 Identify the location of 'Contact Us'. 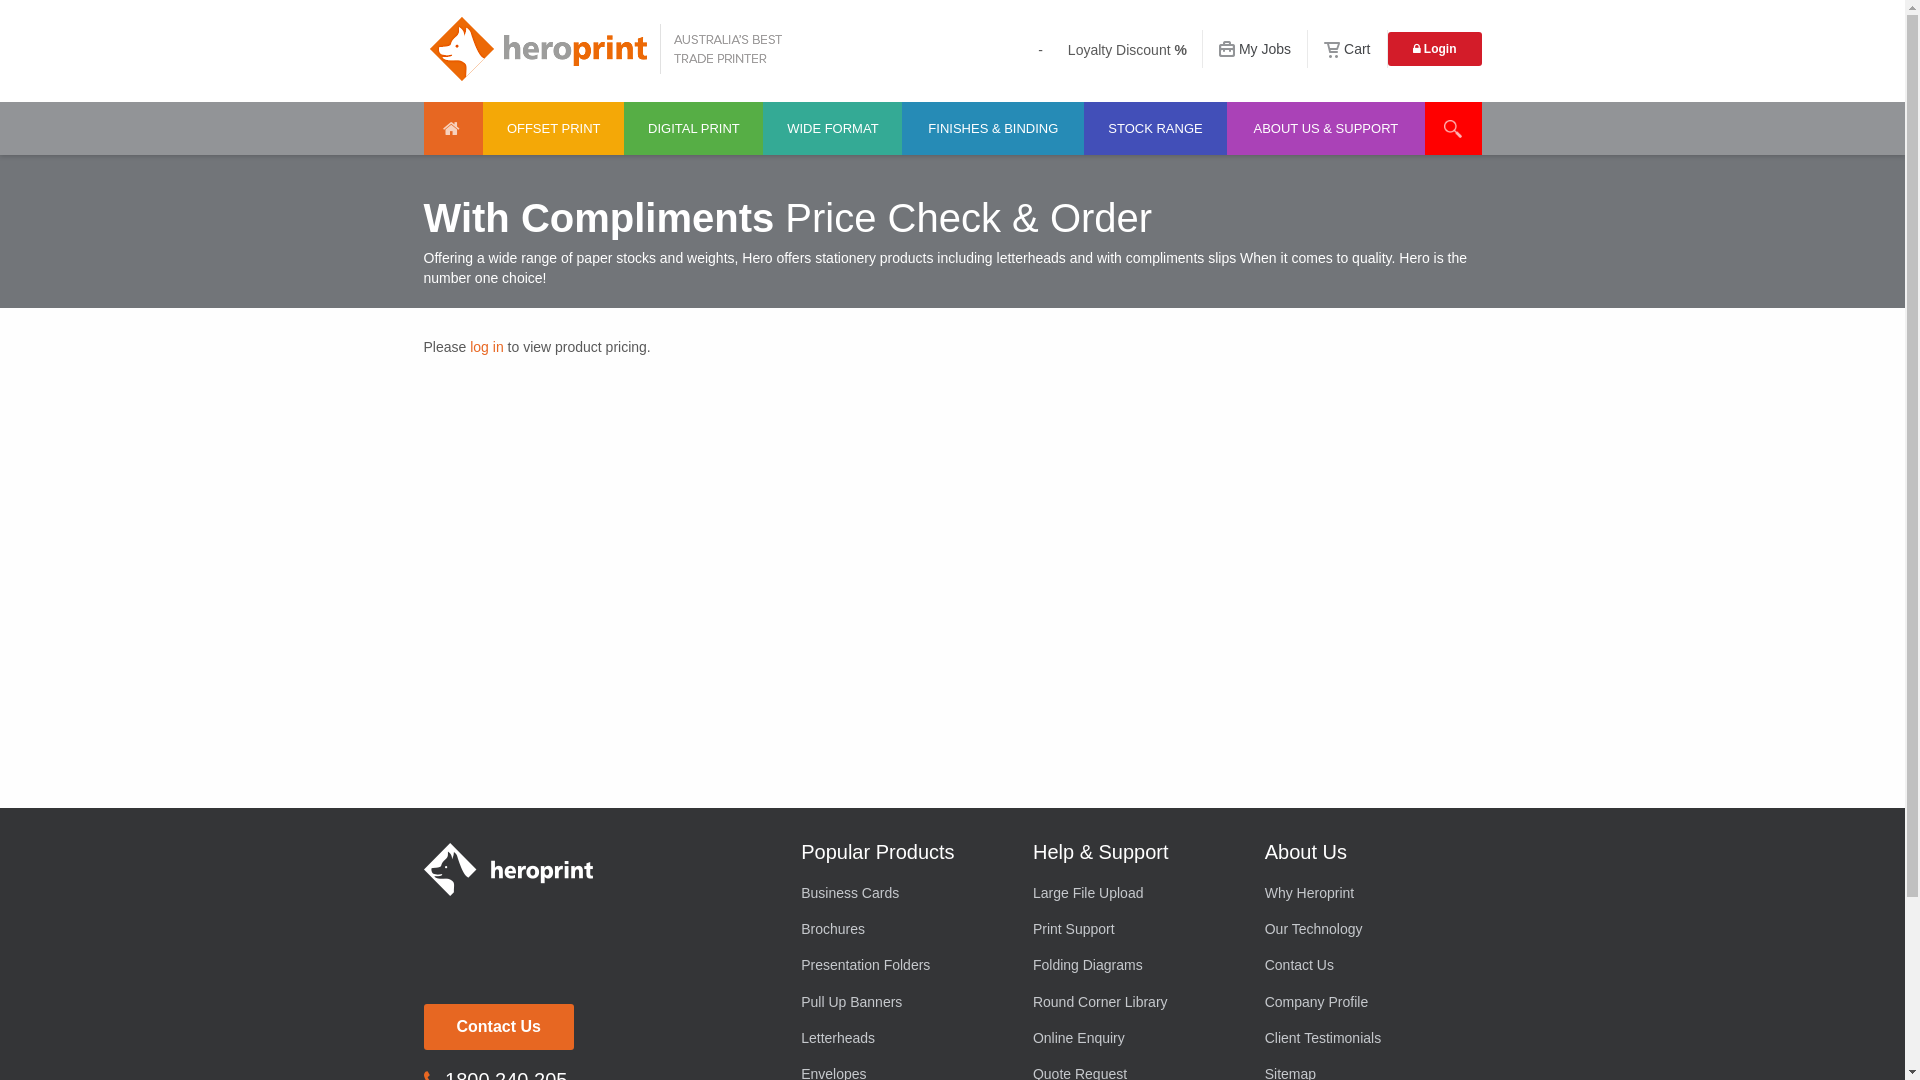
(1365, 963).